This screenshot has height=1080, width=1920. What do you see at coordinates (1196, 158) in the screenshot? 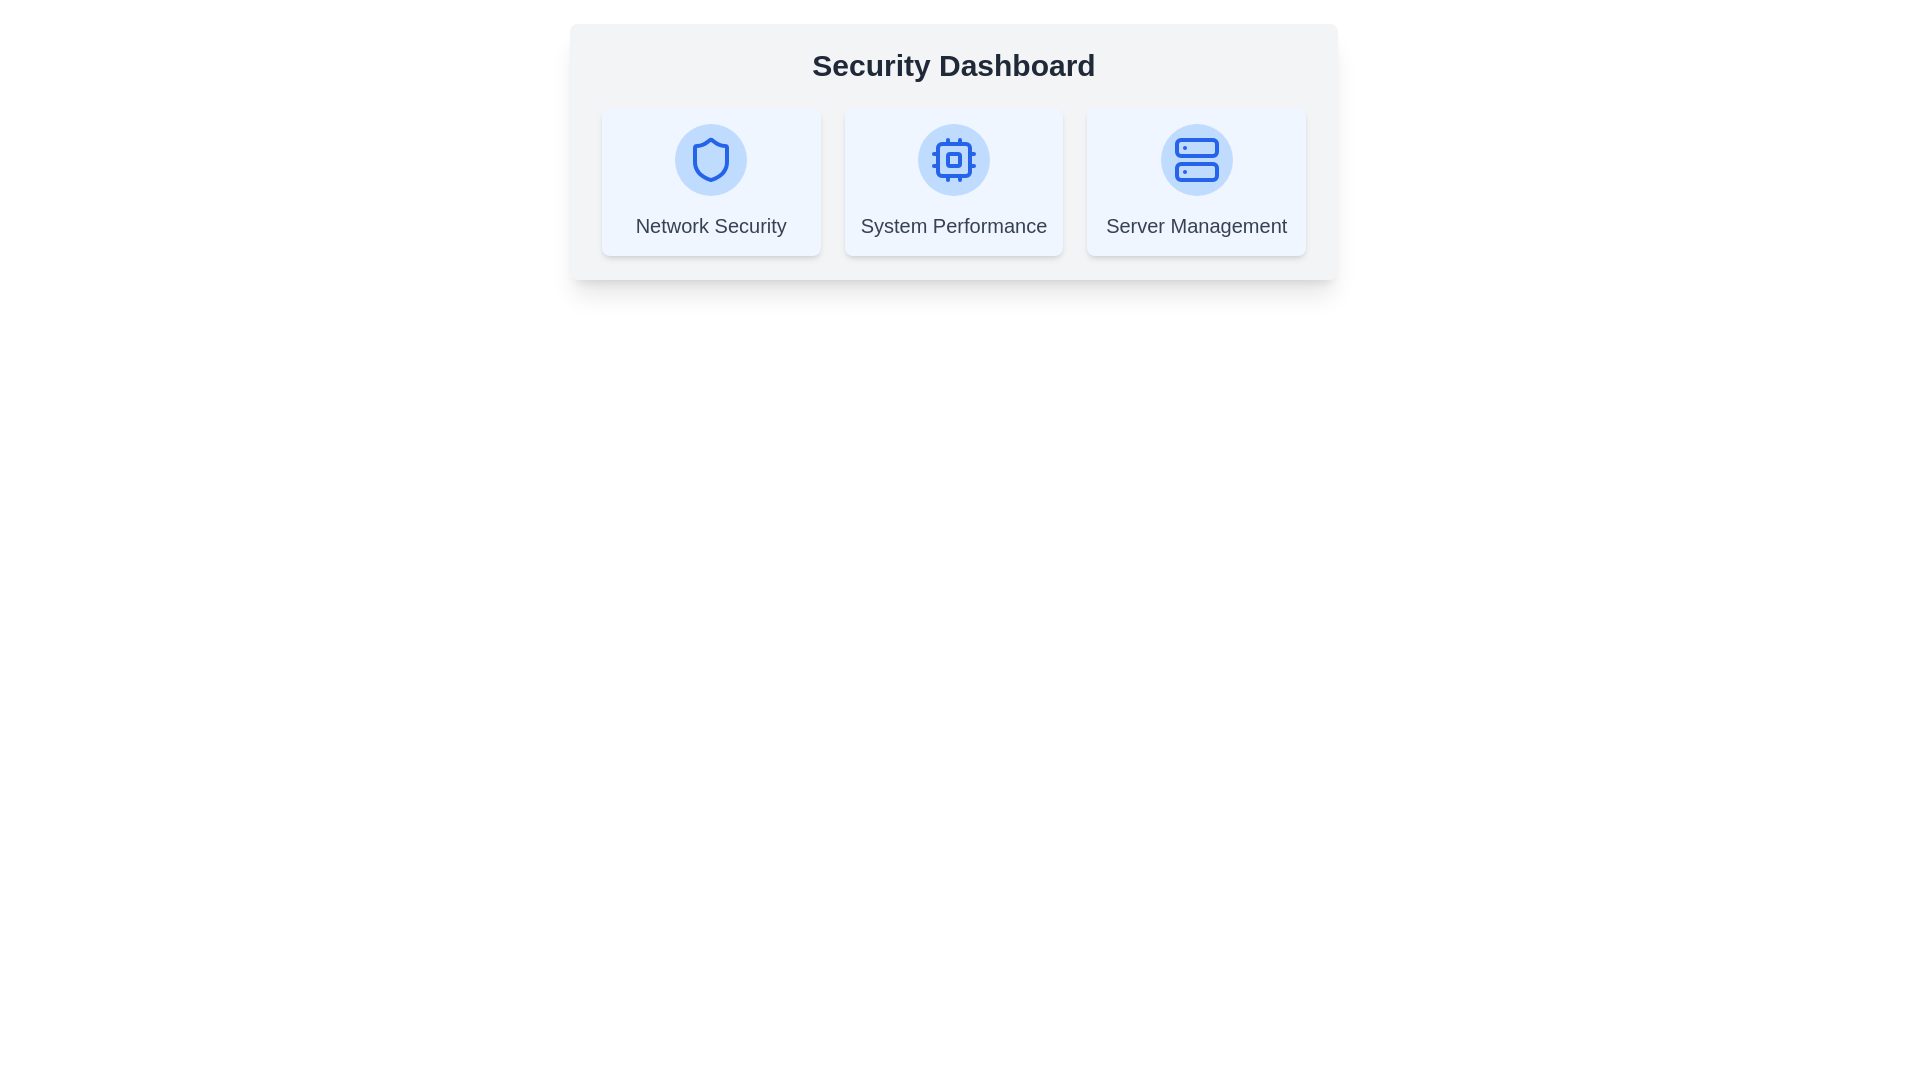
I see `the 'Server Management' icon, which is the main icon displayed in the rightmost card under the 'Security Dashboard' heading` at bounding box center [1196, 158].